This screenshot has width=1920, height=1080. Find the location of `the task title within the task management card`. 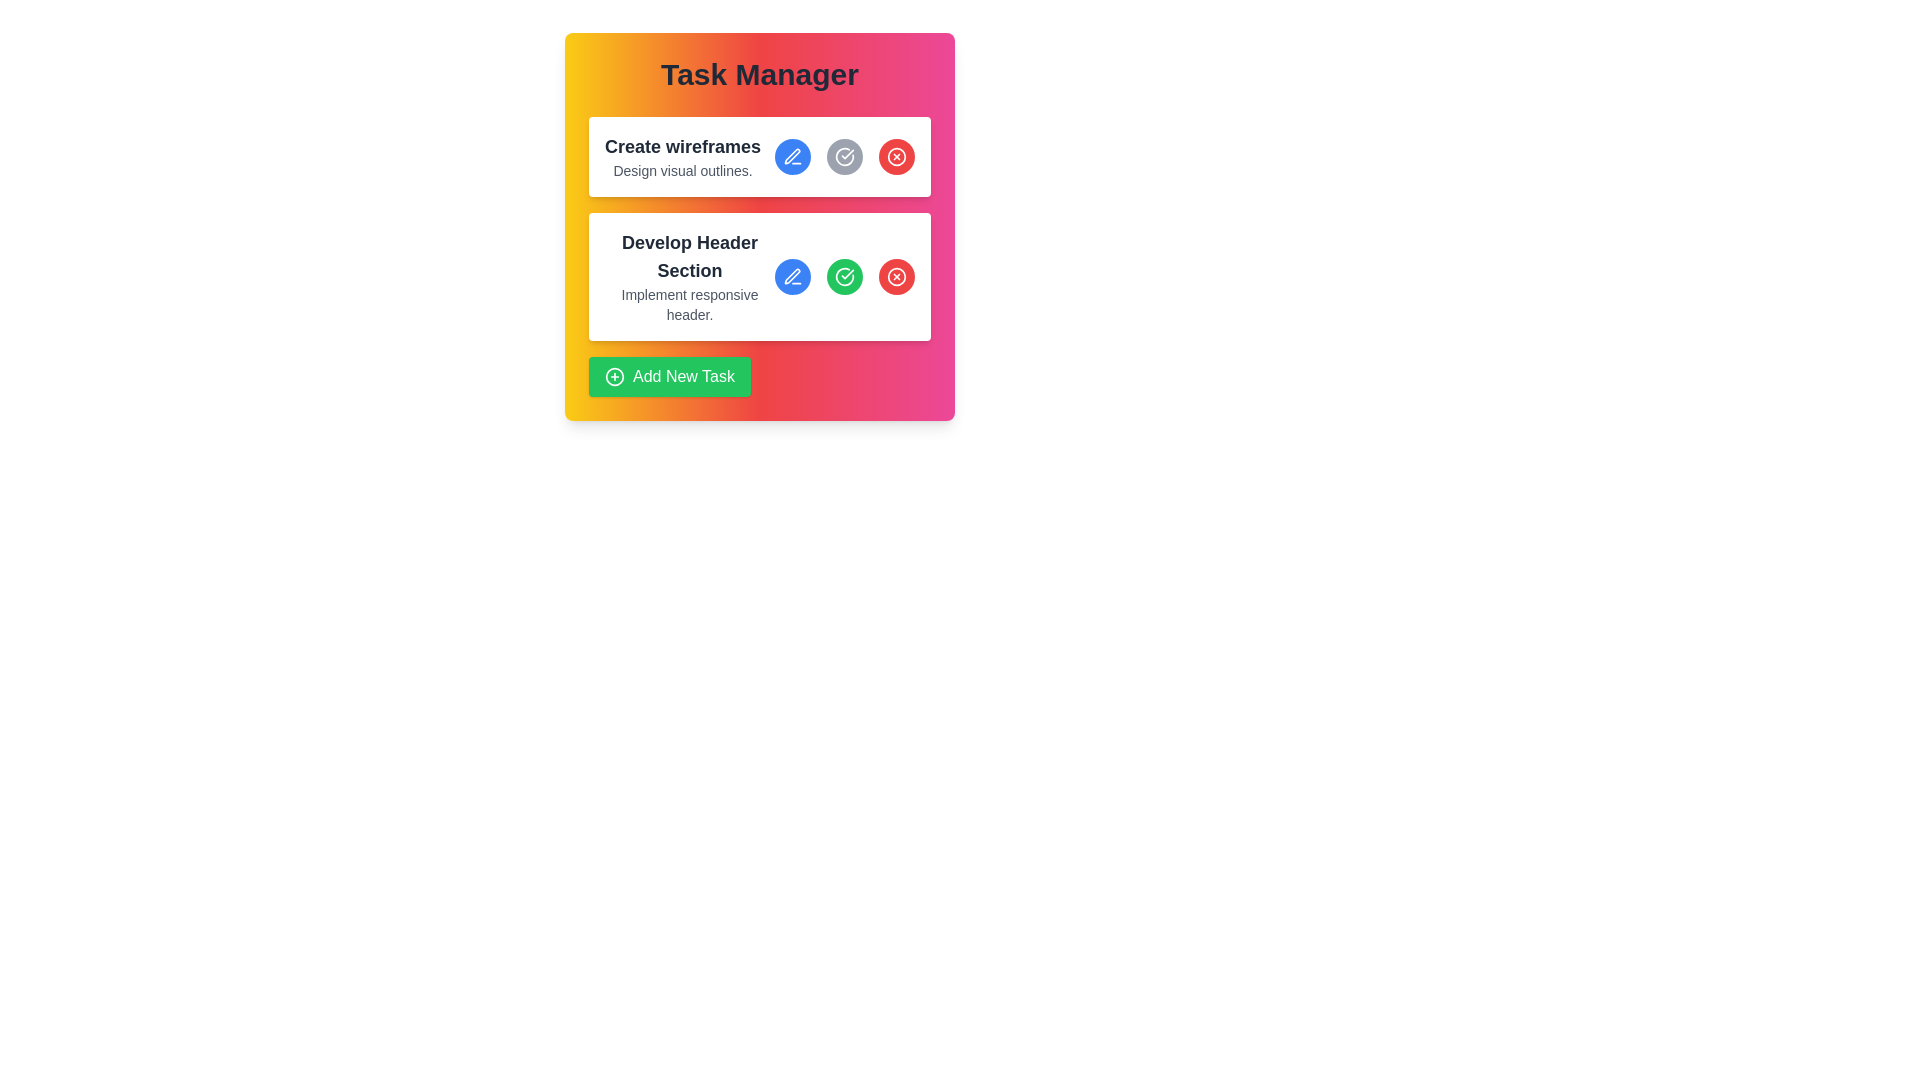

the task title within the task management card is located at coordinates (758, 226).